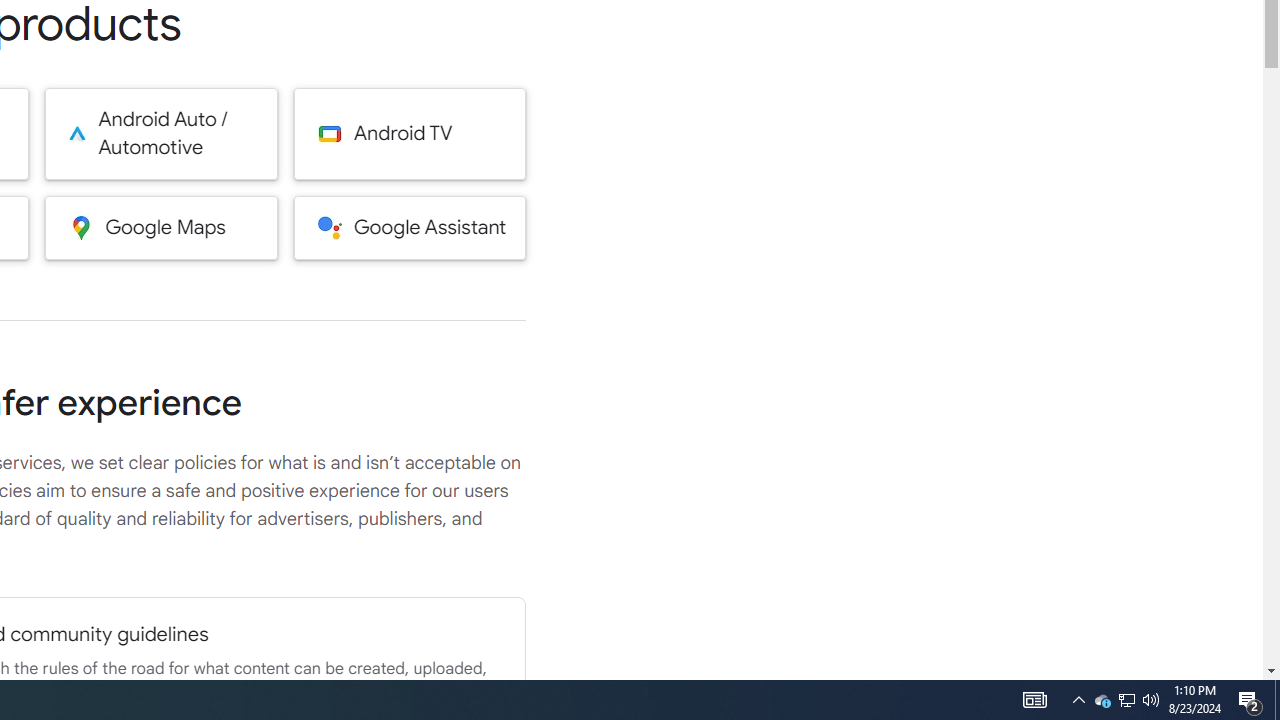 The image size is (1280, 720). What do you see at coordinates (161, 226) in the screenshot?
I see `'Google Maps'` at bounding box center [161, 226].